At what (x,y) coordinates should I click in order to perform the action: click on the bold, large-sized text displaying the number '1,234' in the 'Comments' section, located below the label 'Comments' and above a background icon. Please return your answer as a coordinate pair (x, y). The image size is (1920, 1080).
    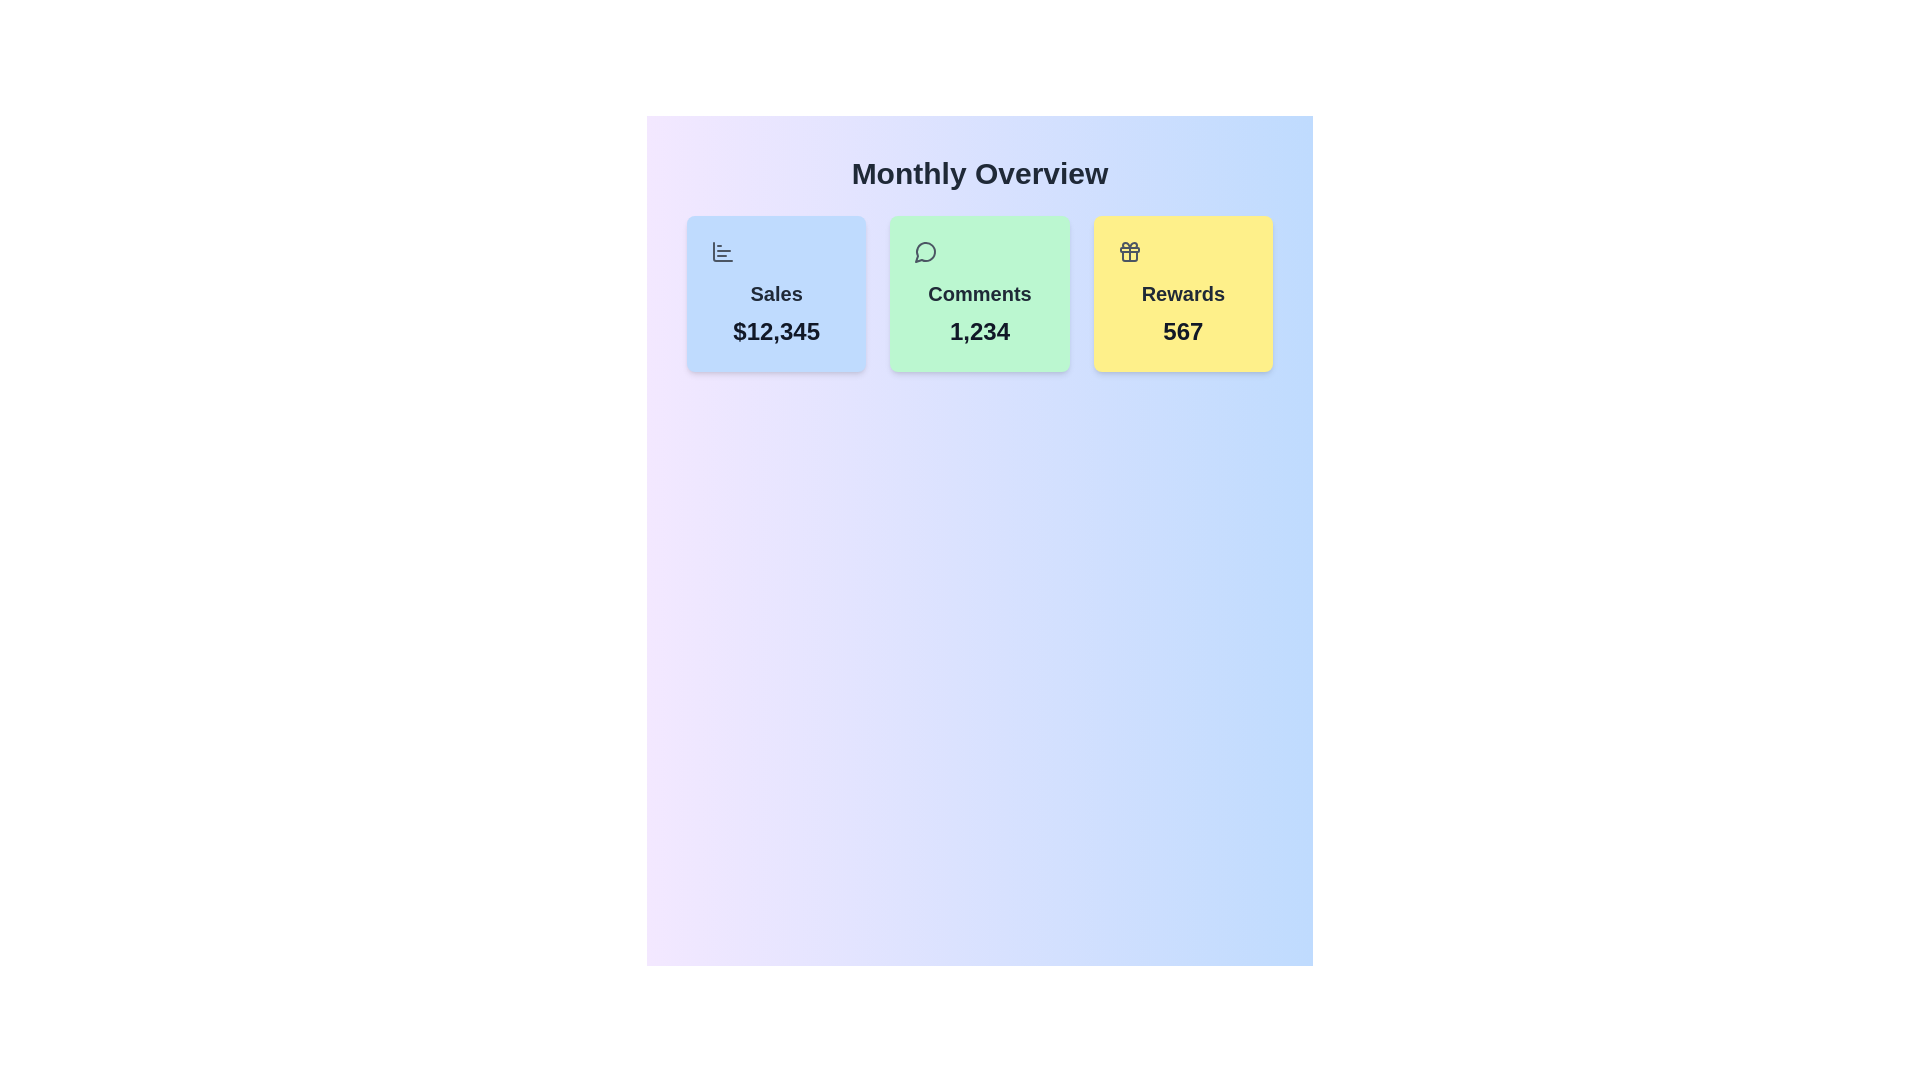
    Looking at the image, I should click on (979, 330).